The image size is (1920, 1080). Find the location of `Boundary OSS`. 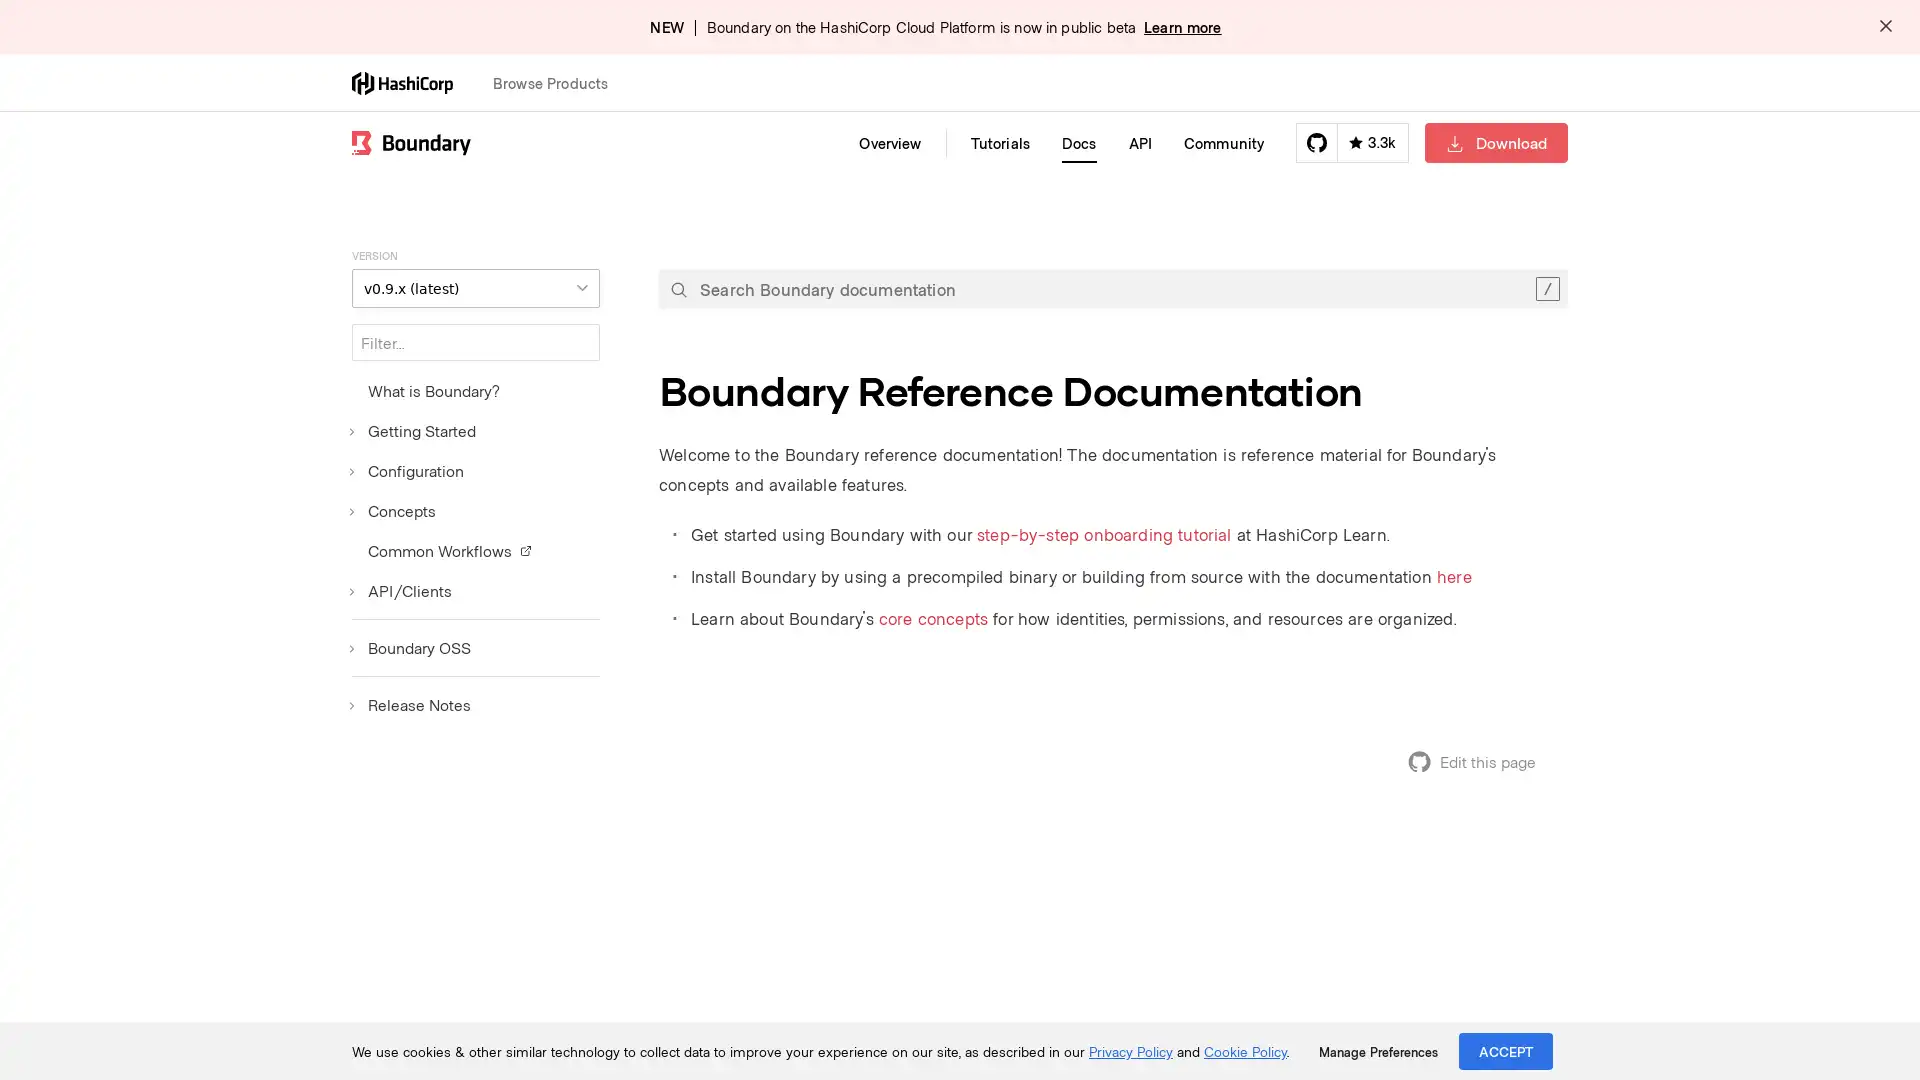

Boundary OSS is located at coordinates (410, 648).